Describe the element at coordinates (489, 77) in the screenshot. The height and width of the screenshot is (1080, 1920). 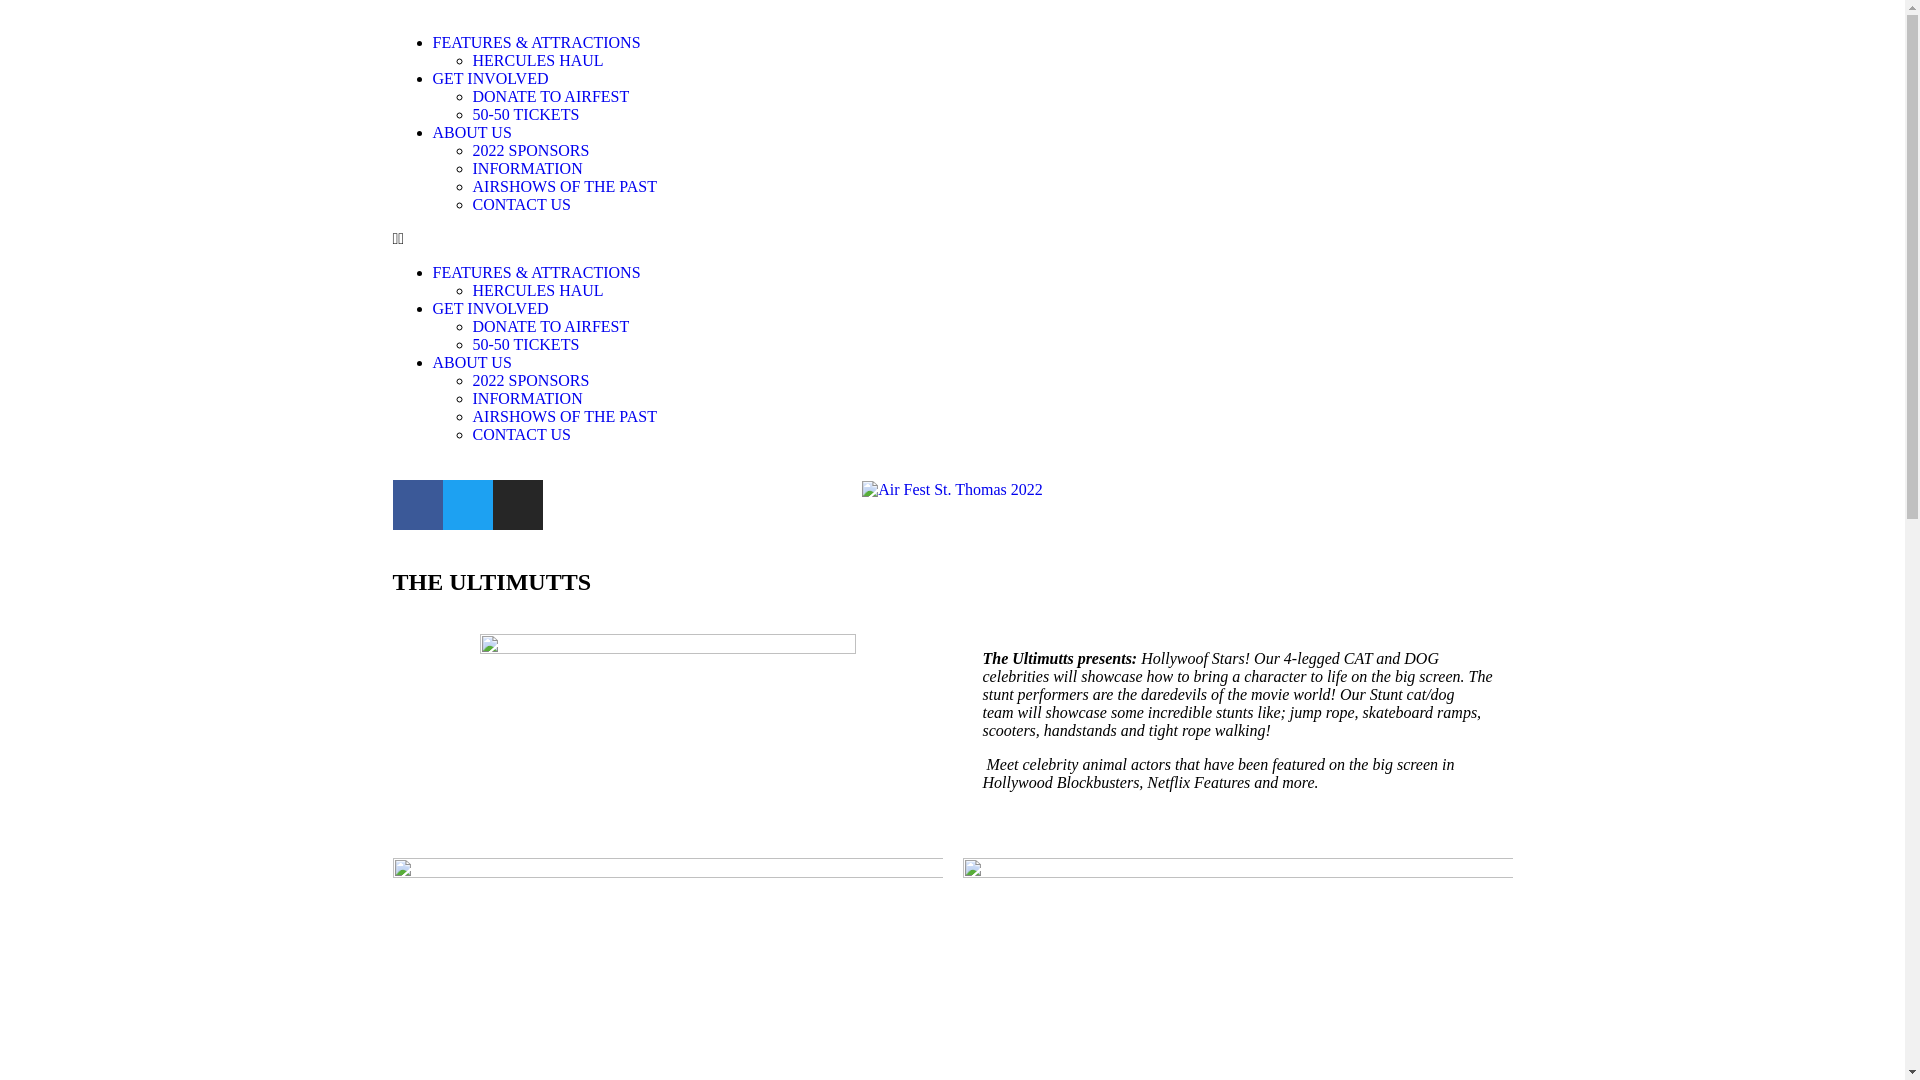
I see `'GET INVOLVED'` at that location.